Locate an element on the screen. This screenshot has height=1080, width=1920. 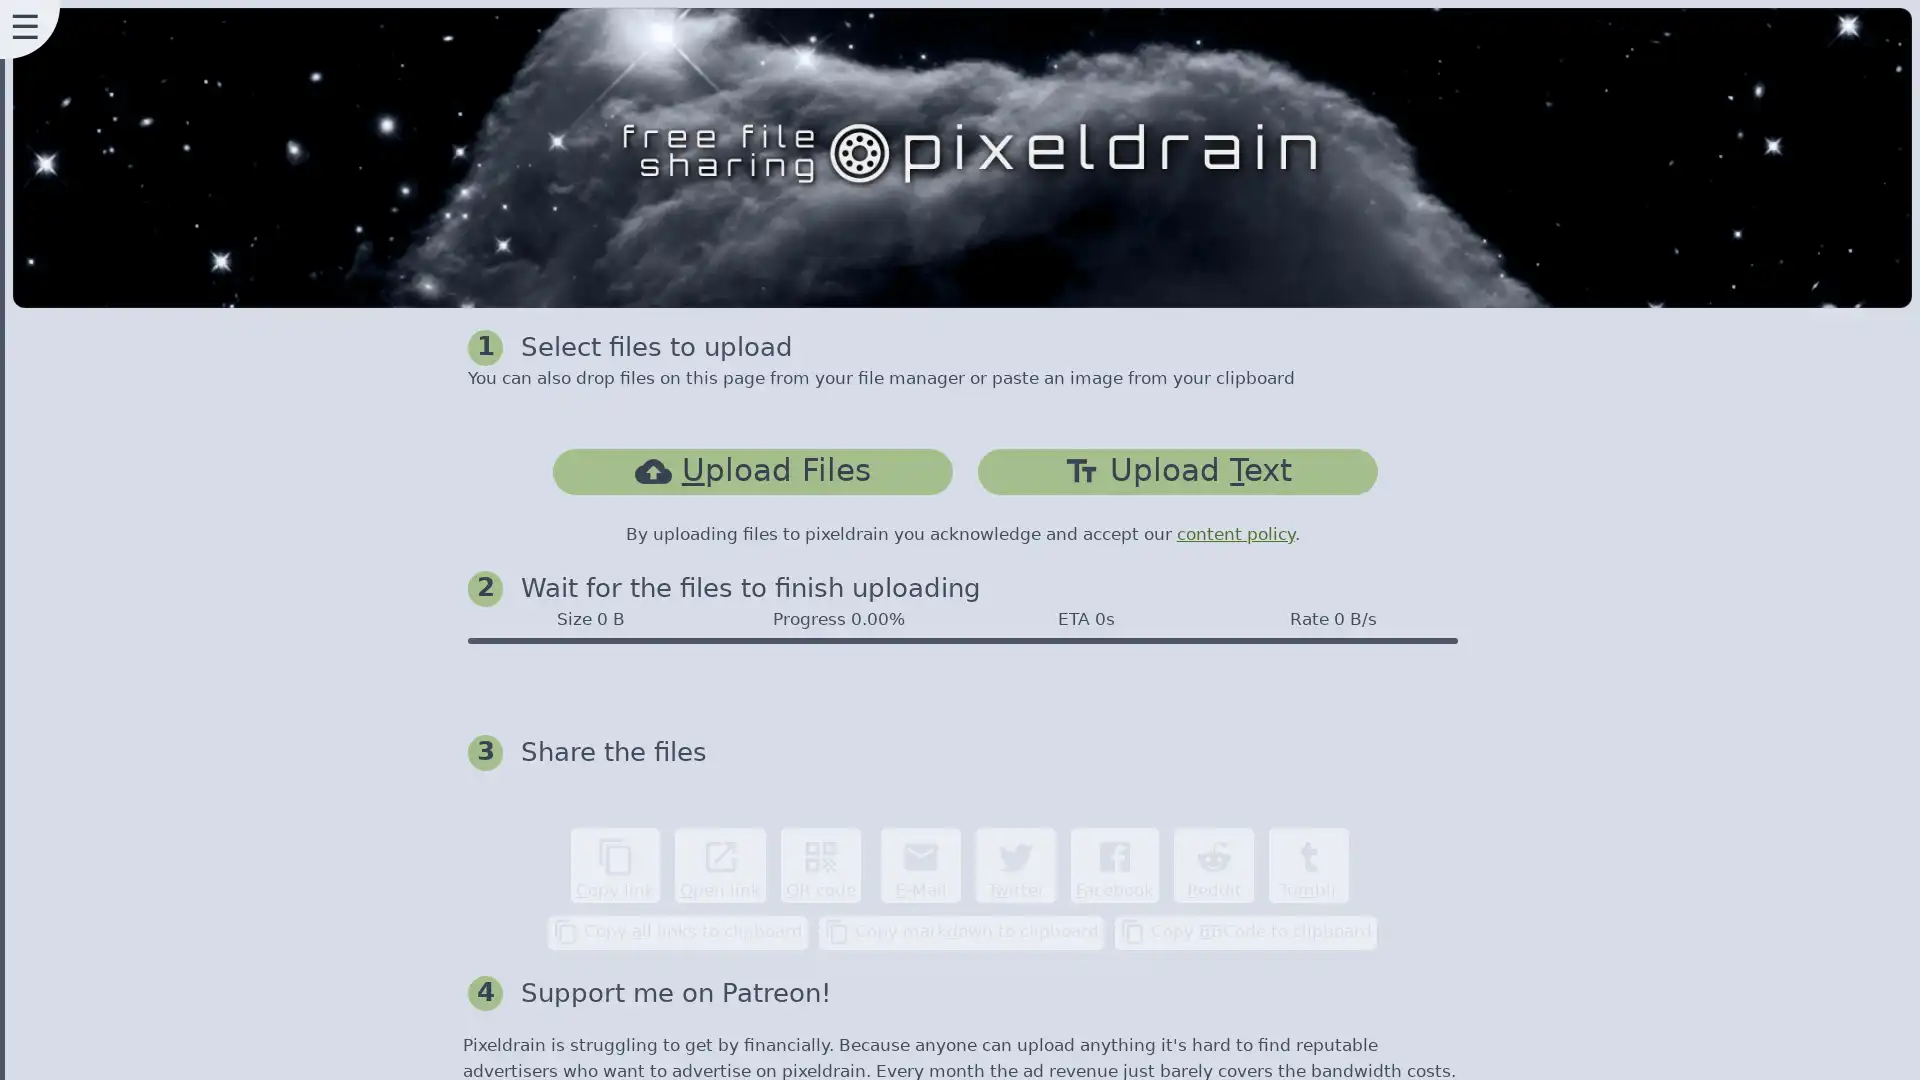
Facebook is located at coordinates (1256, 864).